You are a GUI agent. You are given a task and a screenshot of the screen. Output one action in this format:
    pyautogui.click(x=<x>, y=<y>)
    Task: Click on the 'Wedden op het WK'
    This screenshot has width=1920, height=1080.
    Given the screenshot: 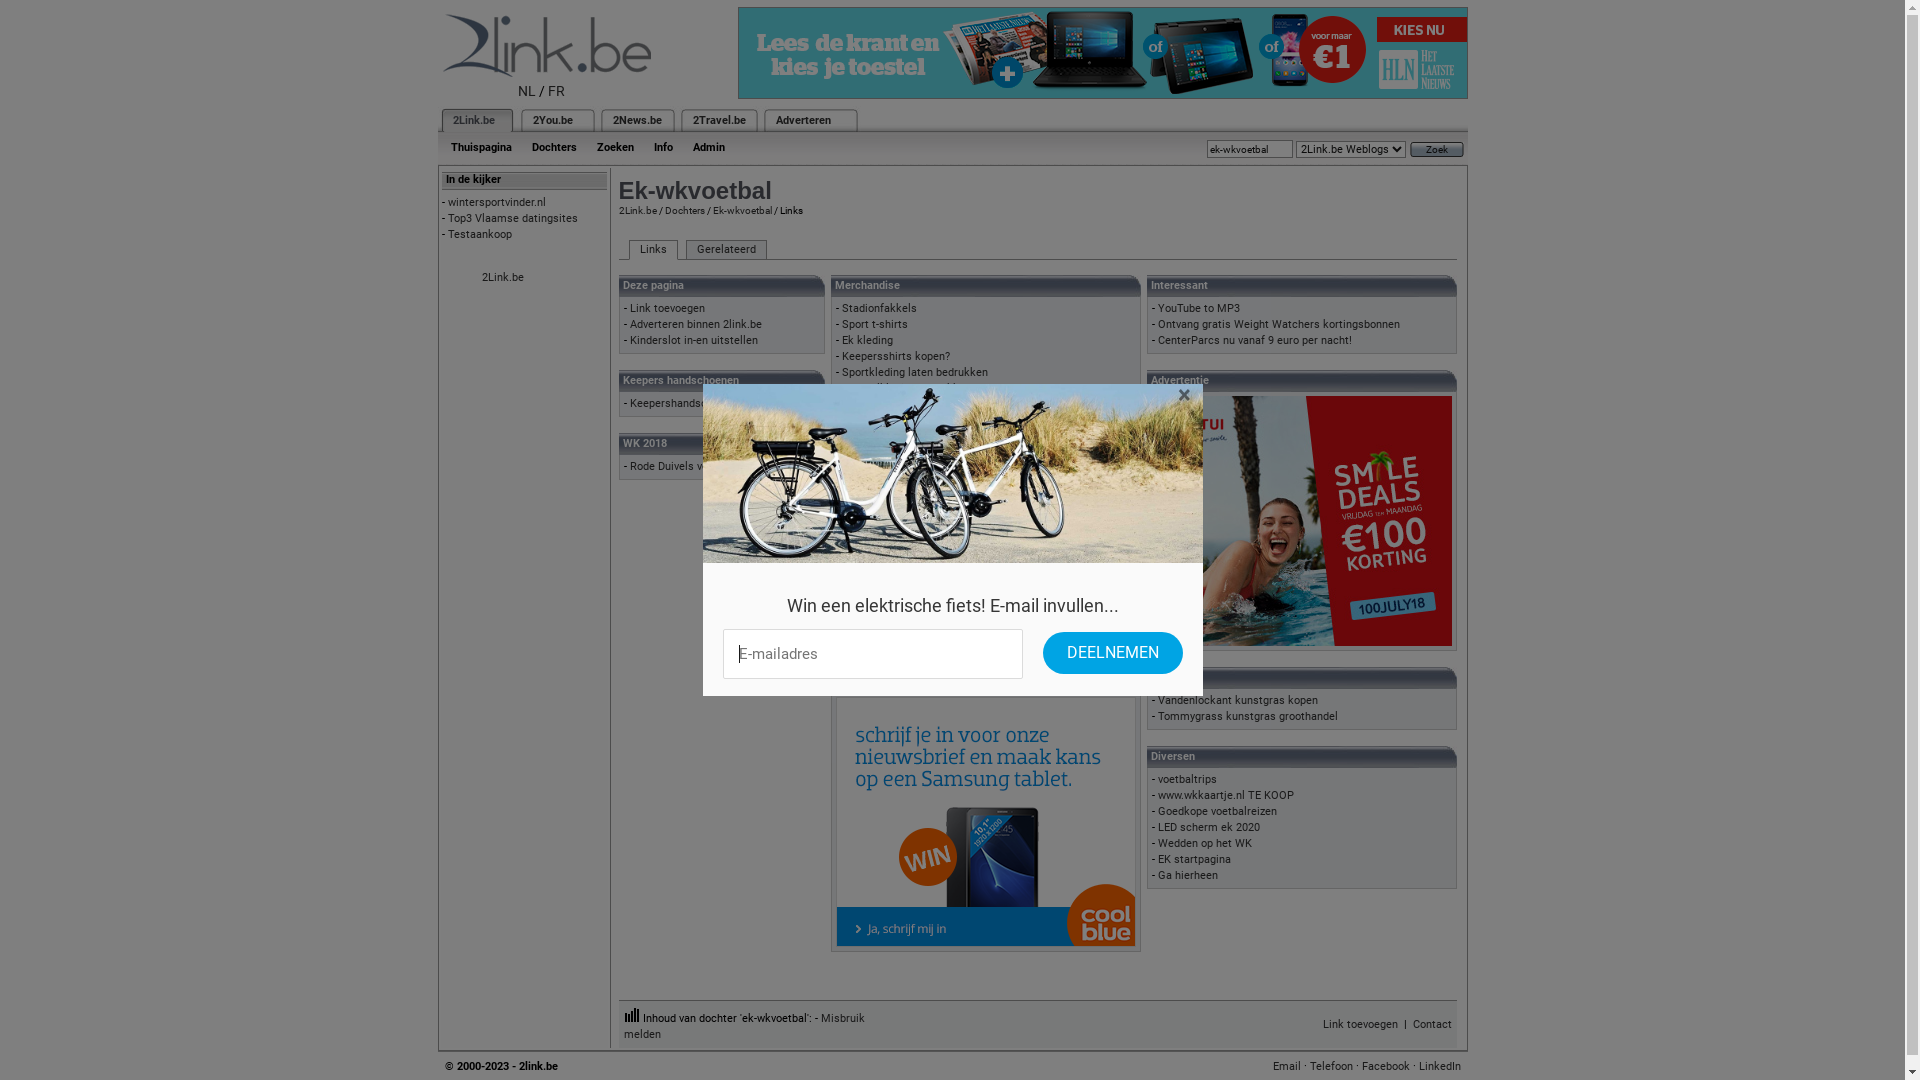 What is the action you would take?
    pyautogui.click(x=1203, y=843)
    